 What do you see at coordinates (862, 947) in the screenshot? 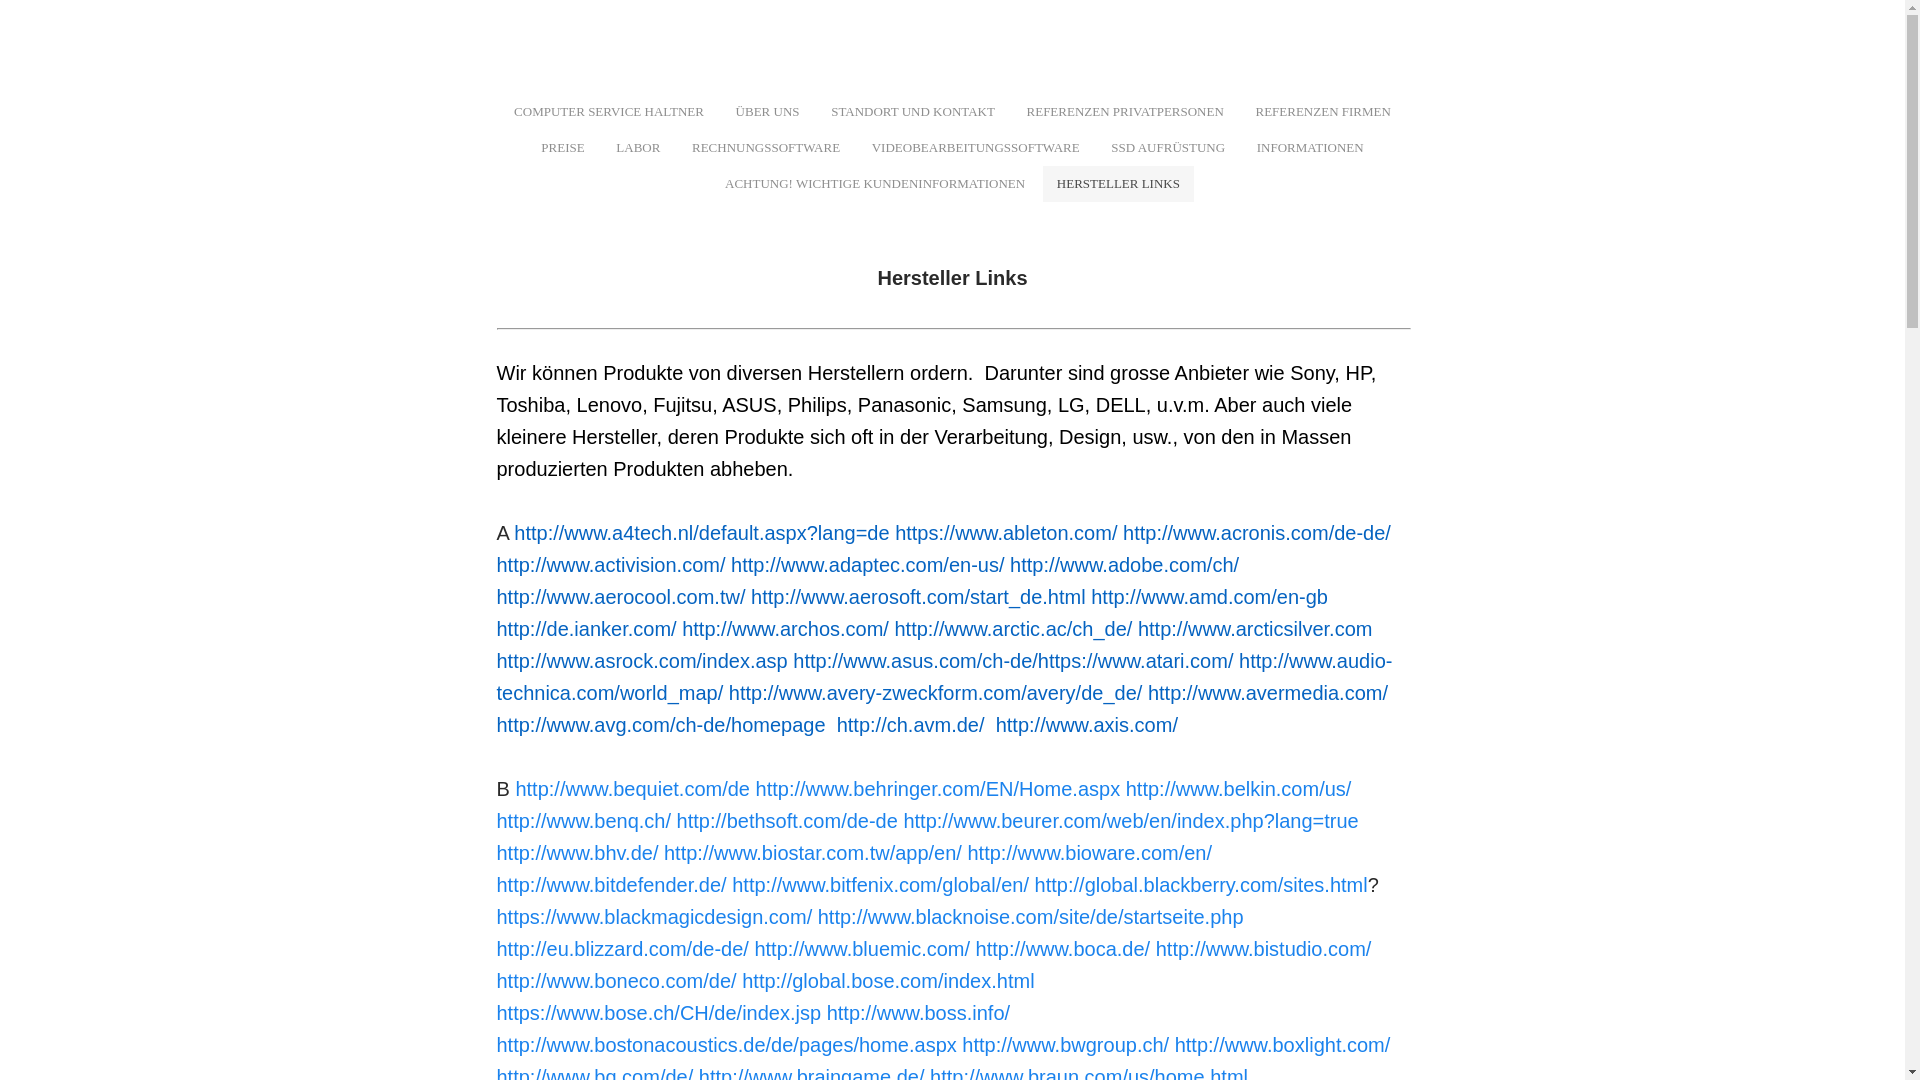
I see `'http://www.bluemic.com/'` at bounding box center [862, 947].